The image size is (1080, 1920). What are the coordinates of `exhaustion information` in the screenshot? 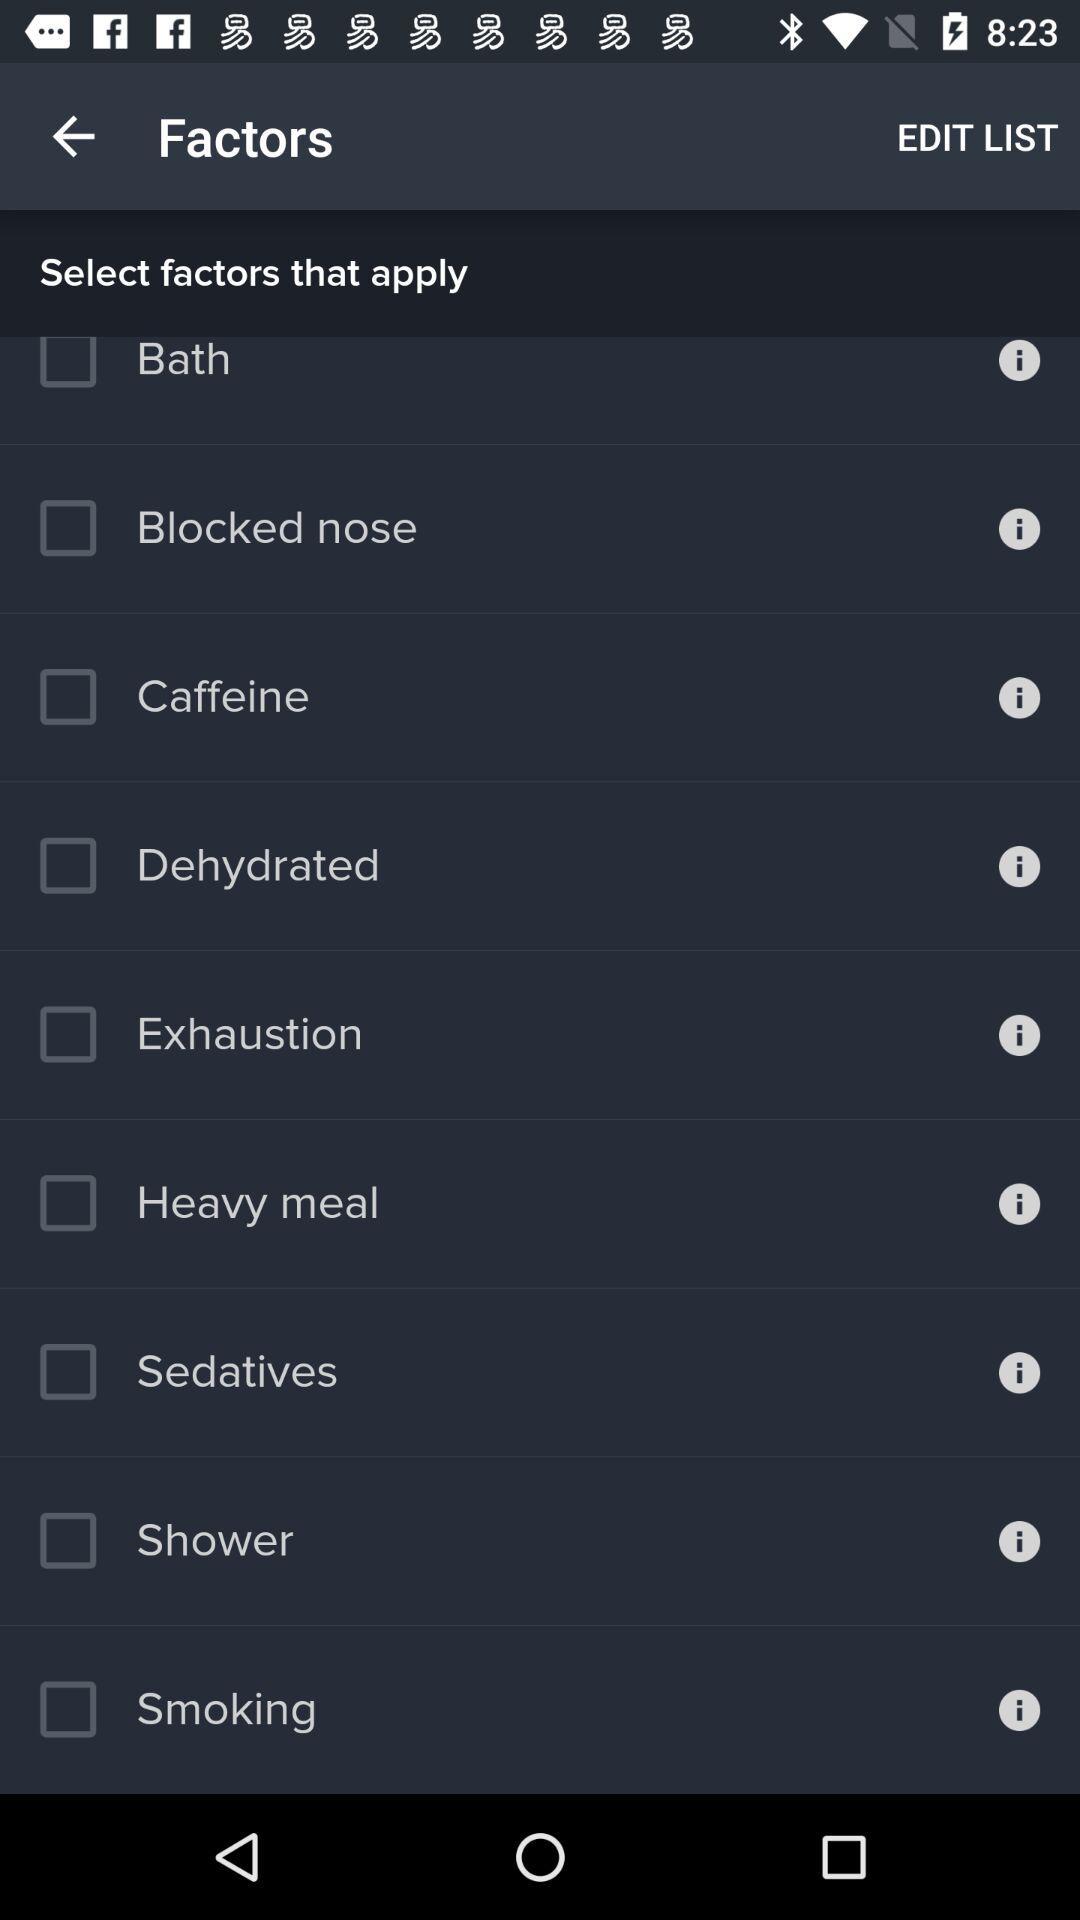 It's located at (1019, 1035).